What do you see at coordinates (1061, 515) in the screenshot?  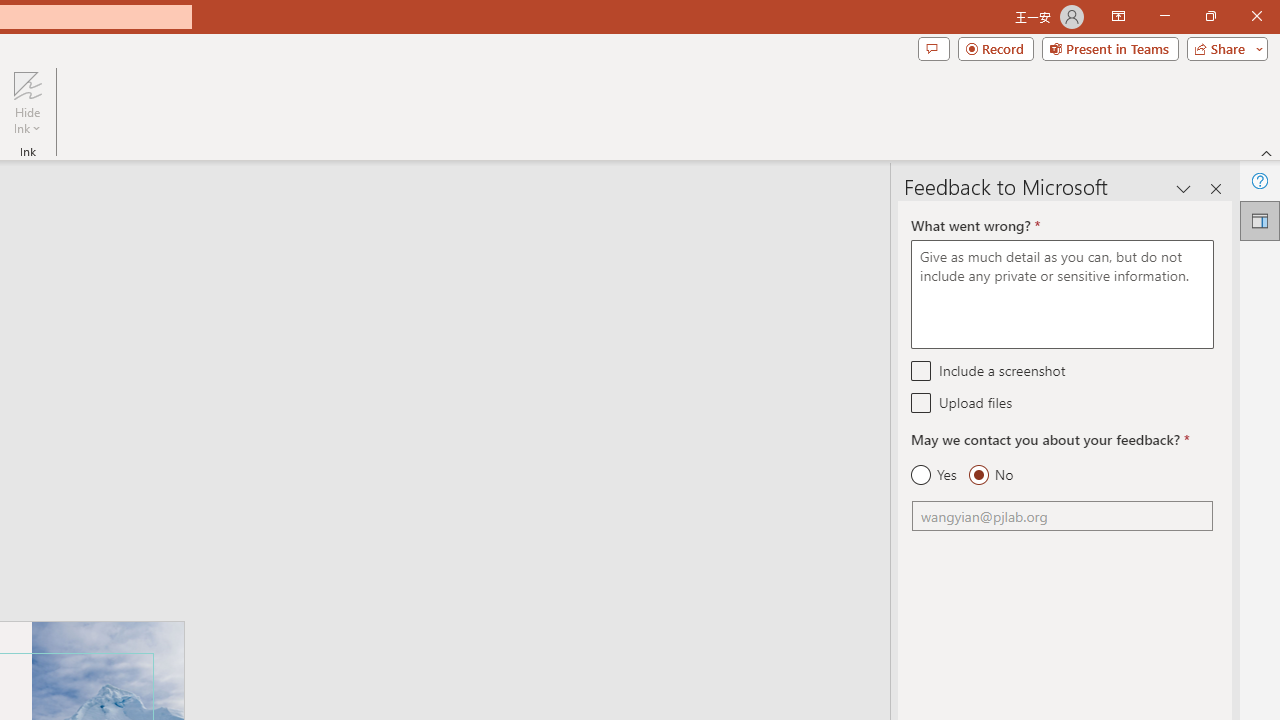 I see `'Email'` at bounding box center [1061, 515].